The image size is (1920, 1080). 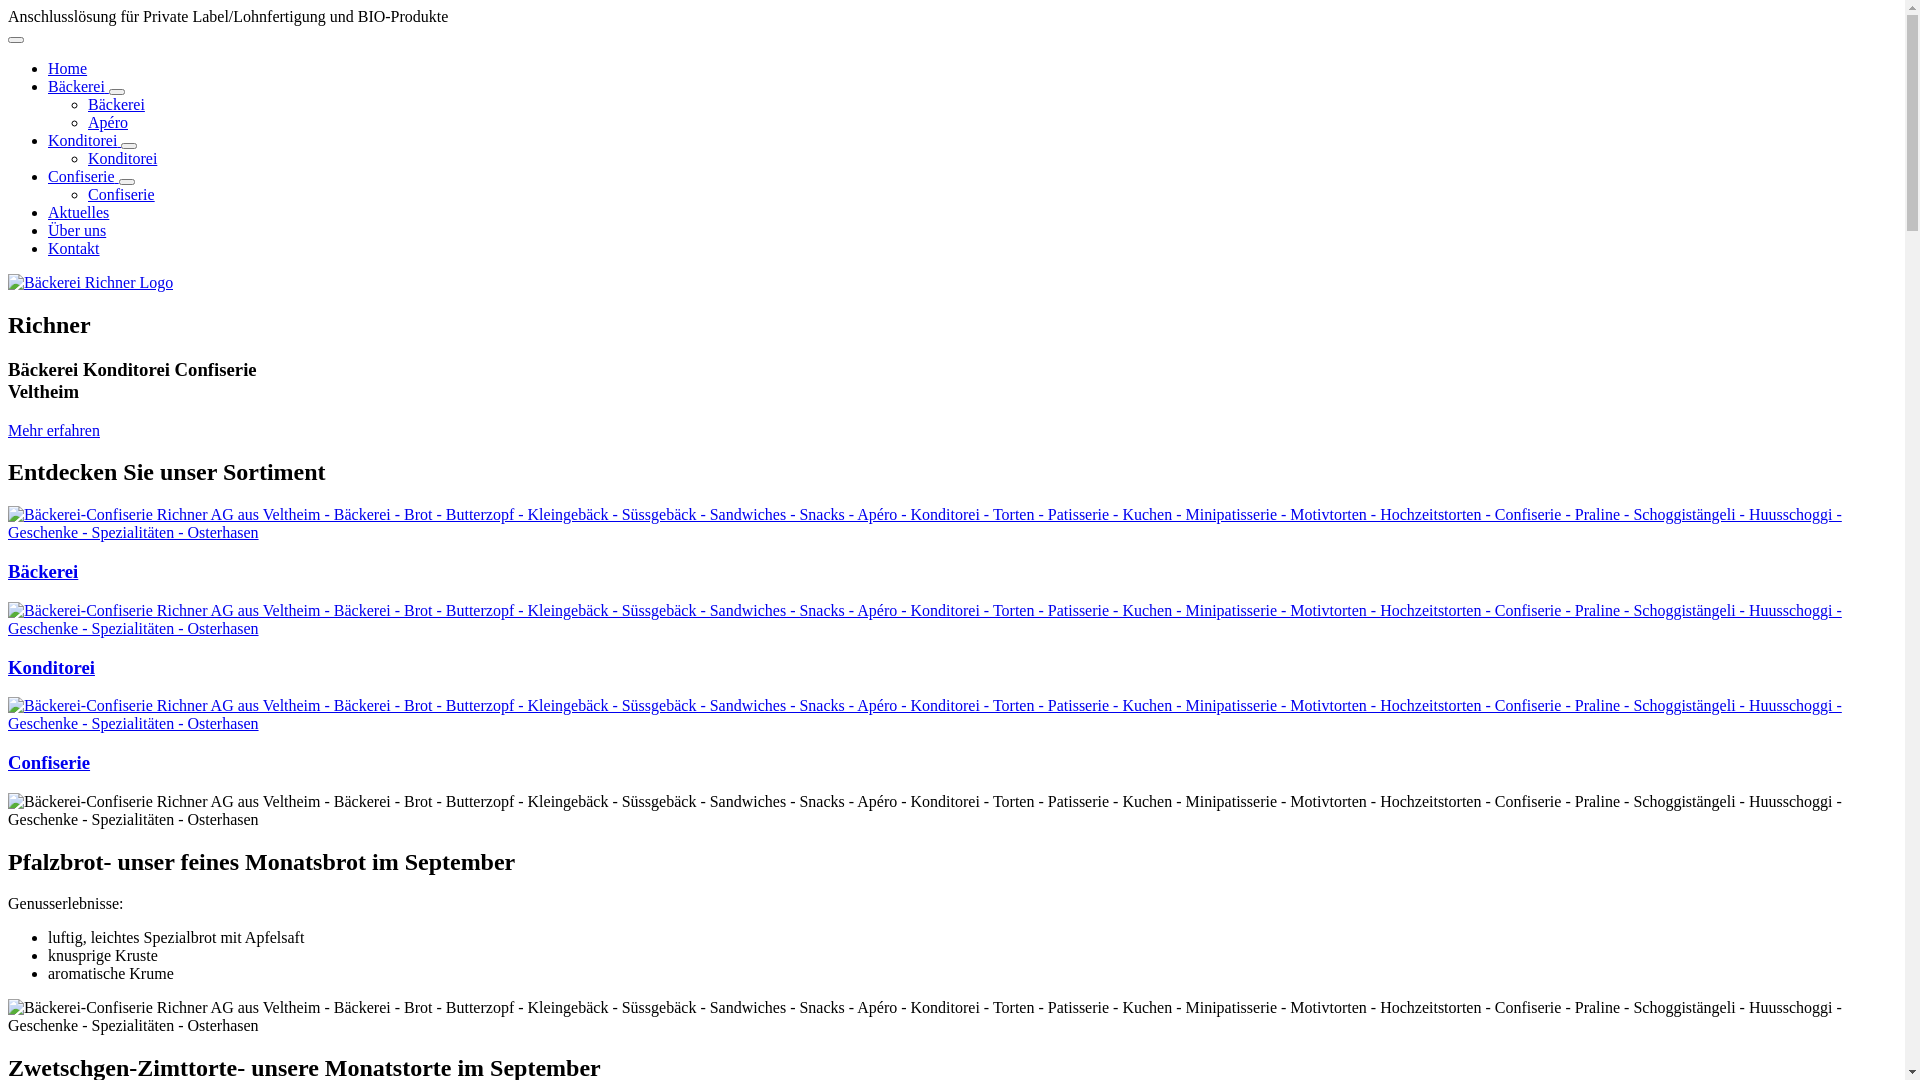 What do you see at coordinates (53, 429) in the screenshot?
I see `'Mehr erfahren'` at bounding box center [53, 429].